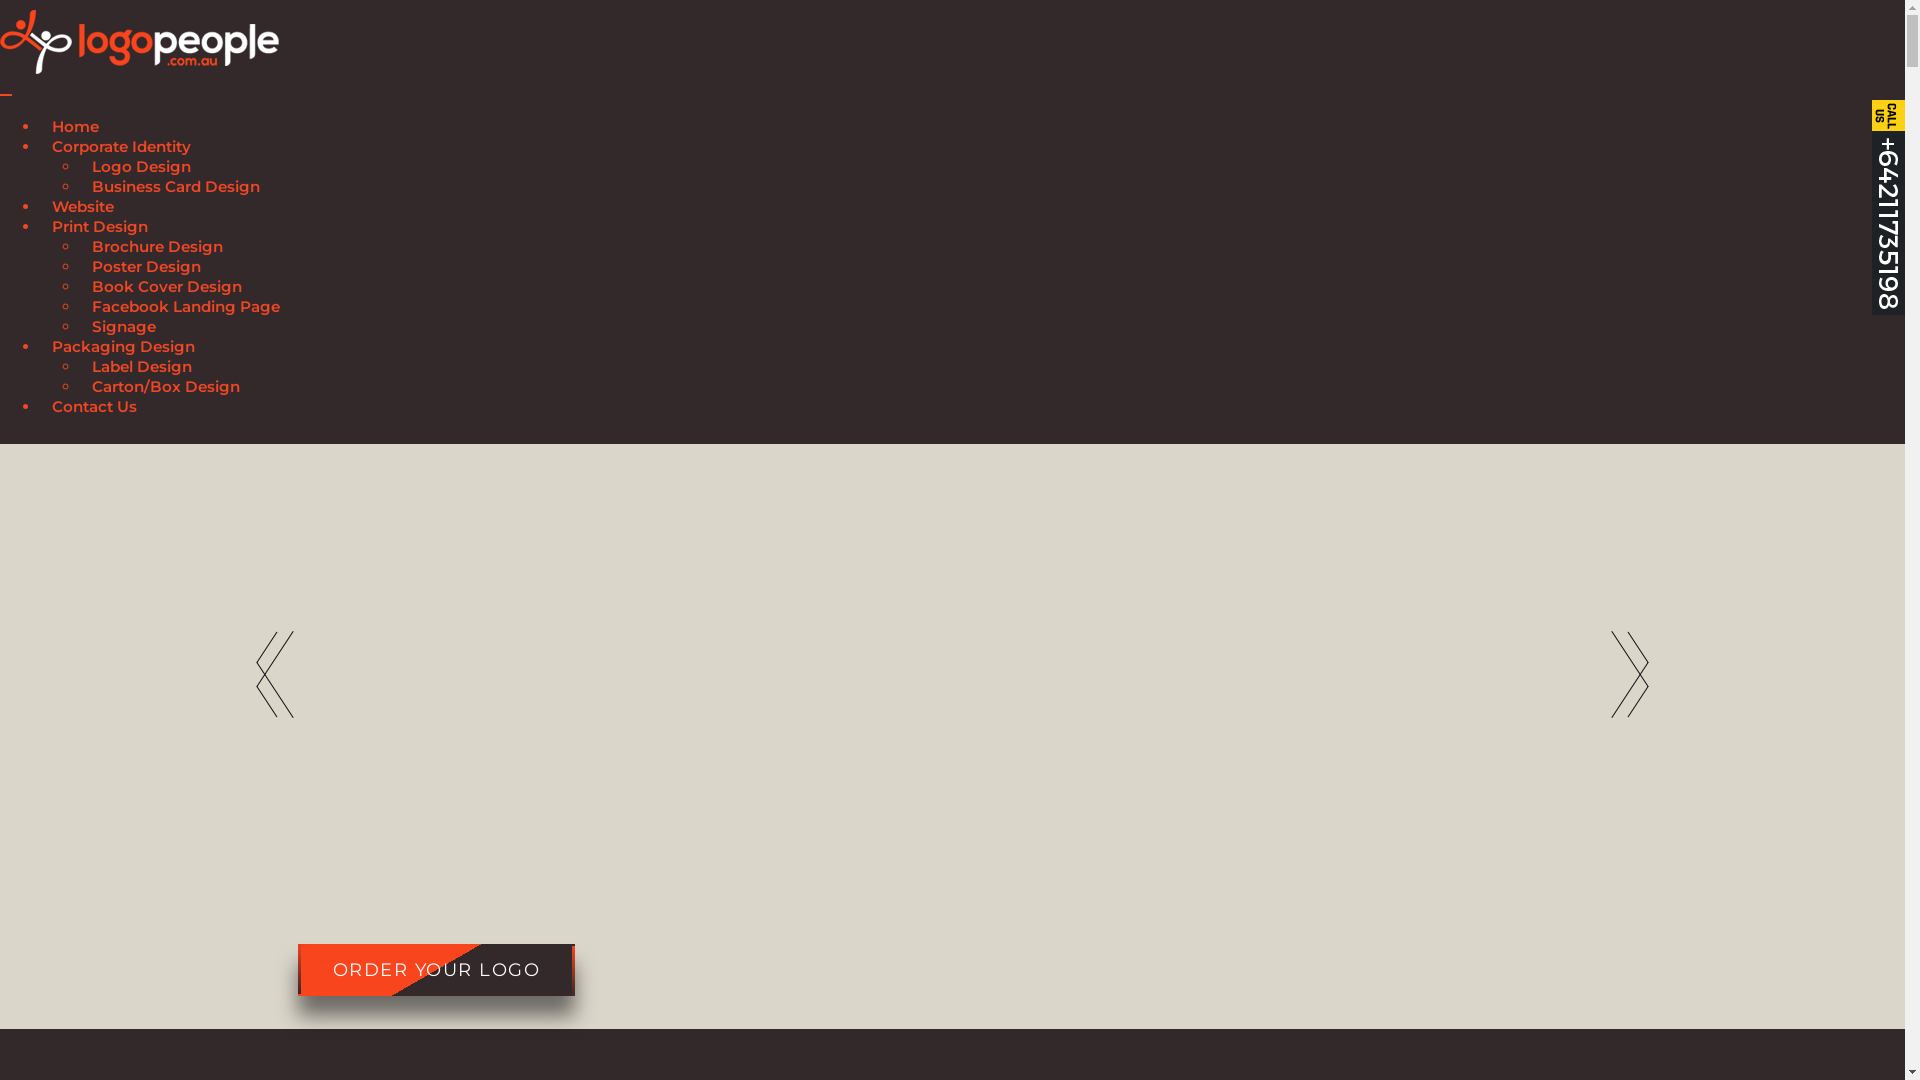  What do you see at coordinates (166, 389) in the screenshot?
I see `'Carton/Box Design'` at bounding box center [166, 389].